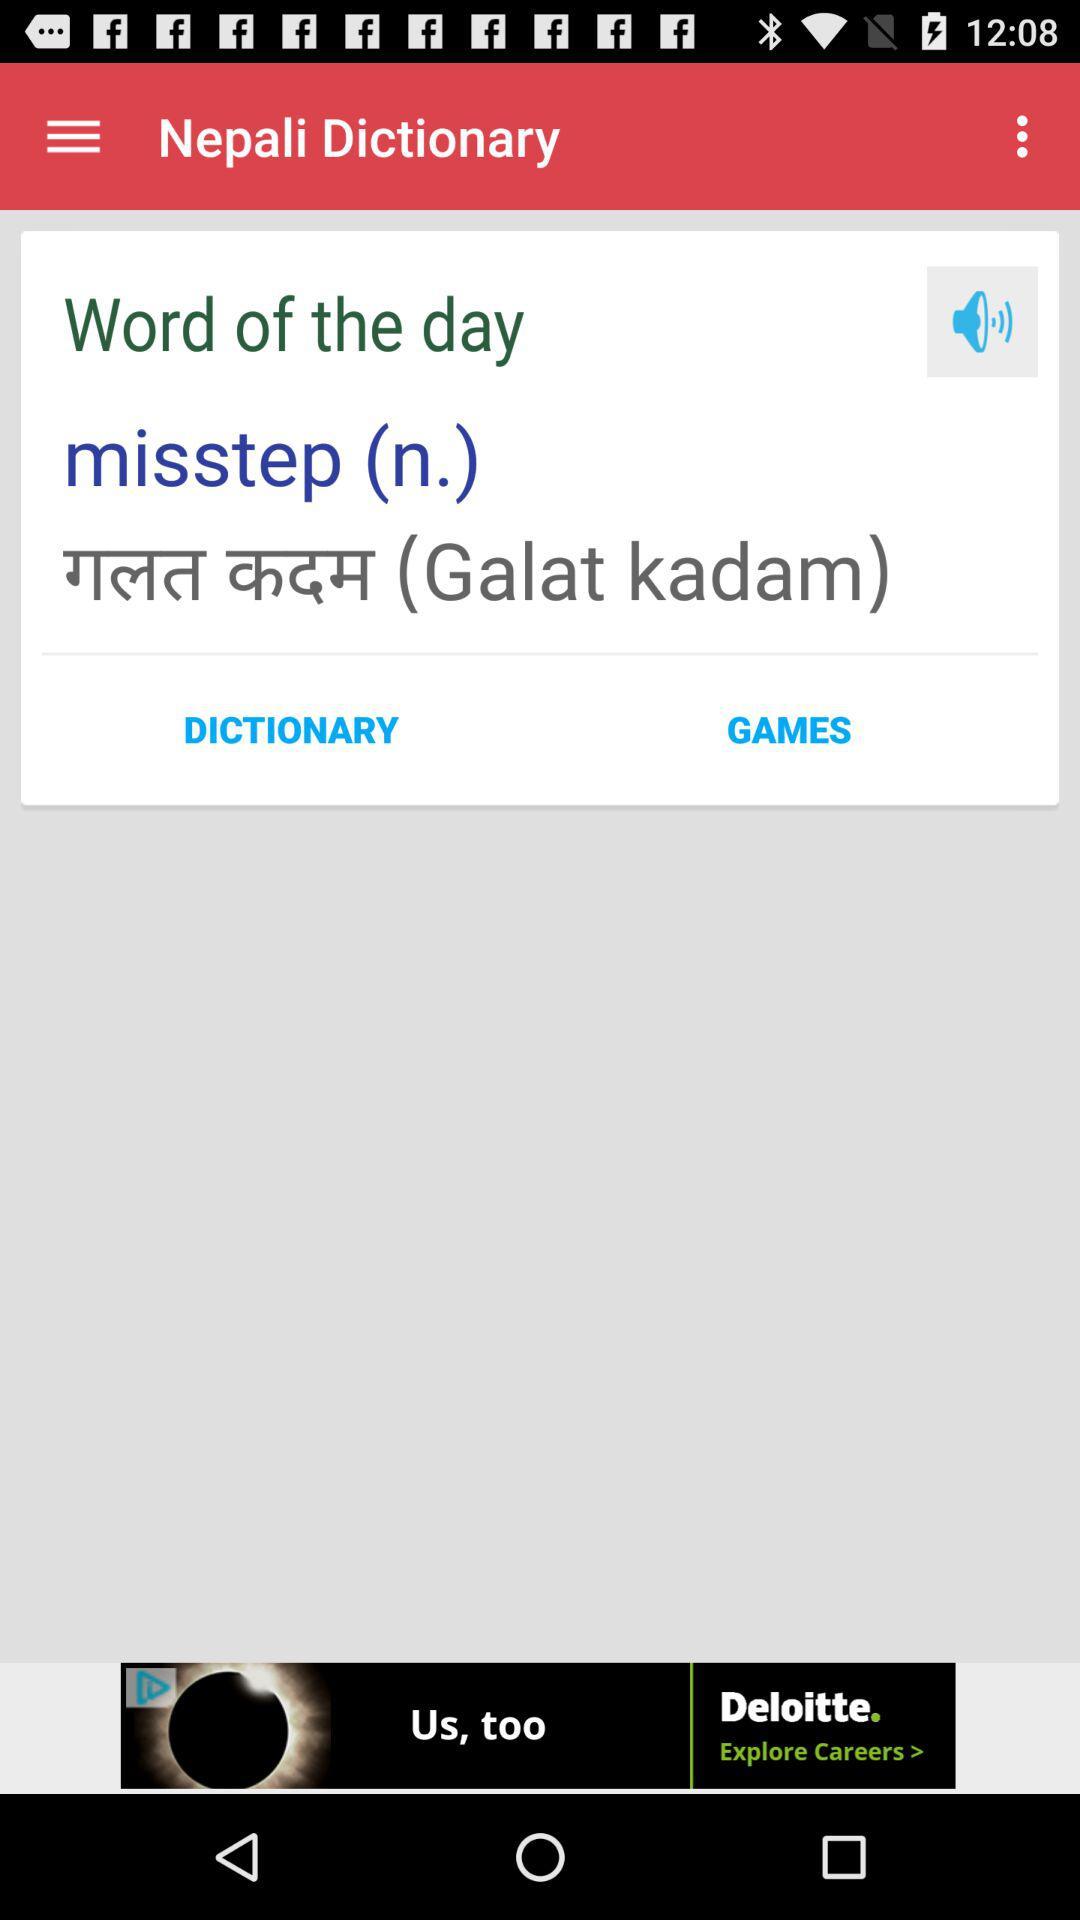 The height and width of the screenshot is (1920, 1080). Describe the element at coordinates (981, 321) in the screenshot. I see `listen to audio` at that location.